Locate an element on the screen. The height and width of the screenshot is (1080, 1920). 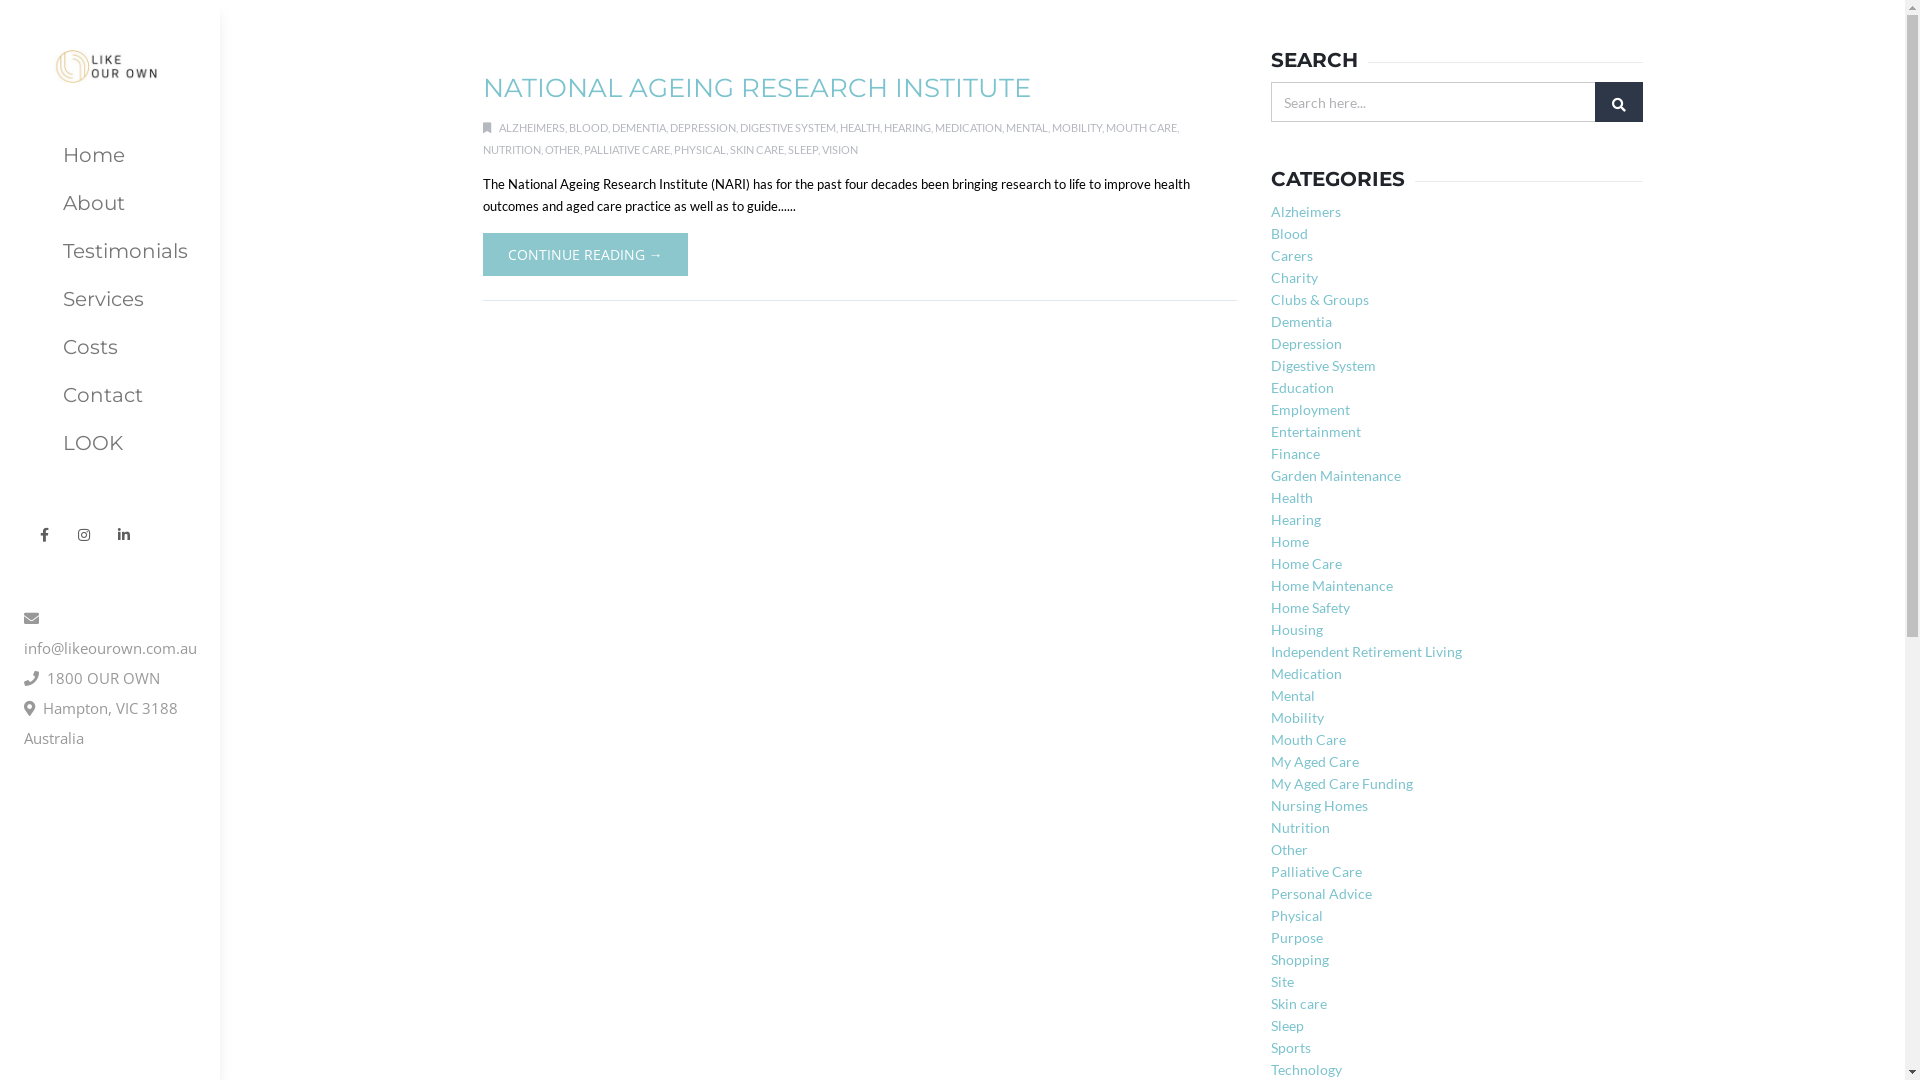
'DEPRESSION' is located at coordinates (702, 126).